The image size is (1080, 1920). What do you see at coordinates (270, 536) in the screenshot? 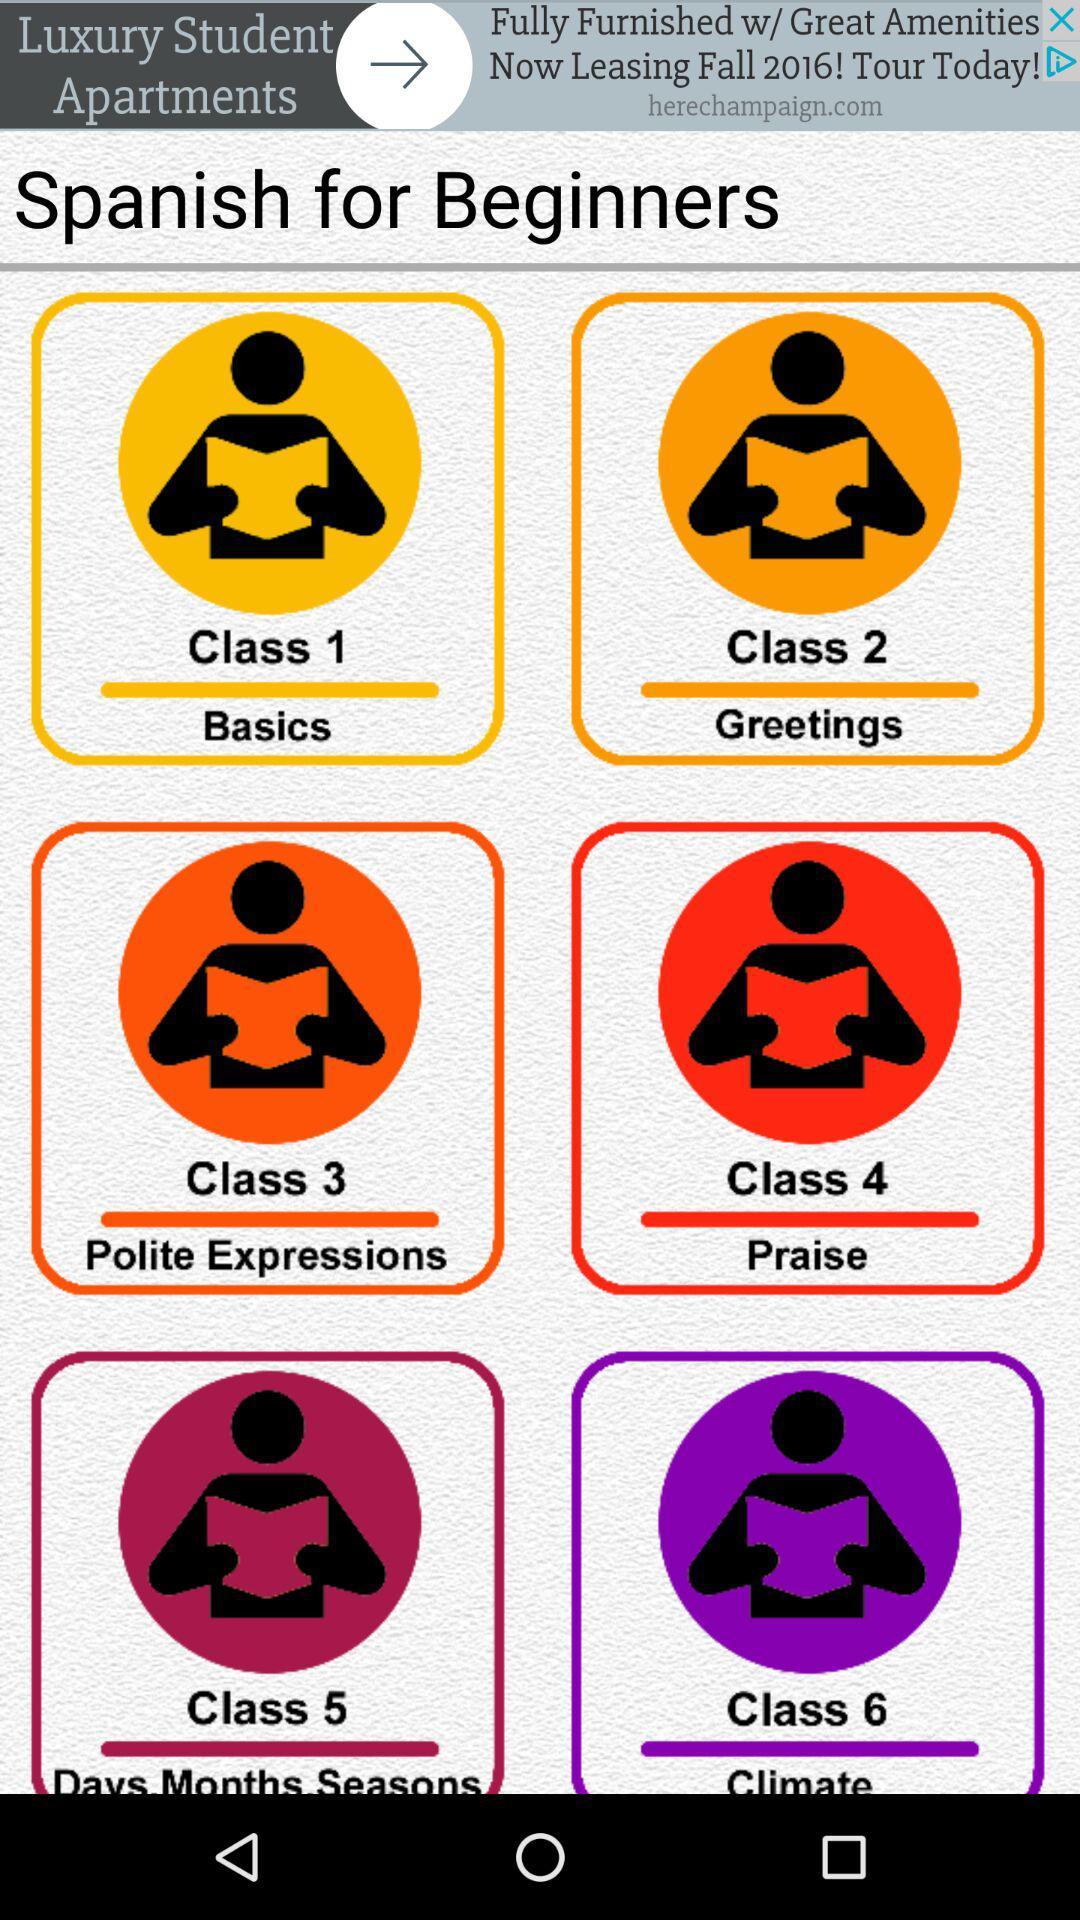
I see `class one` at bounding box center [270, 536].